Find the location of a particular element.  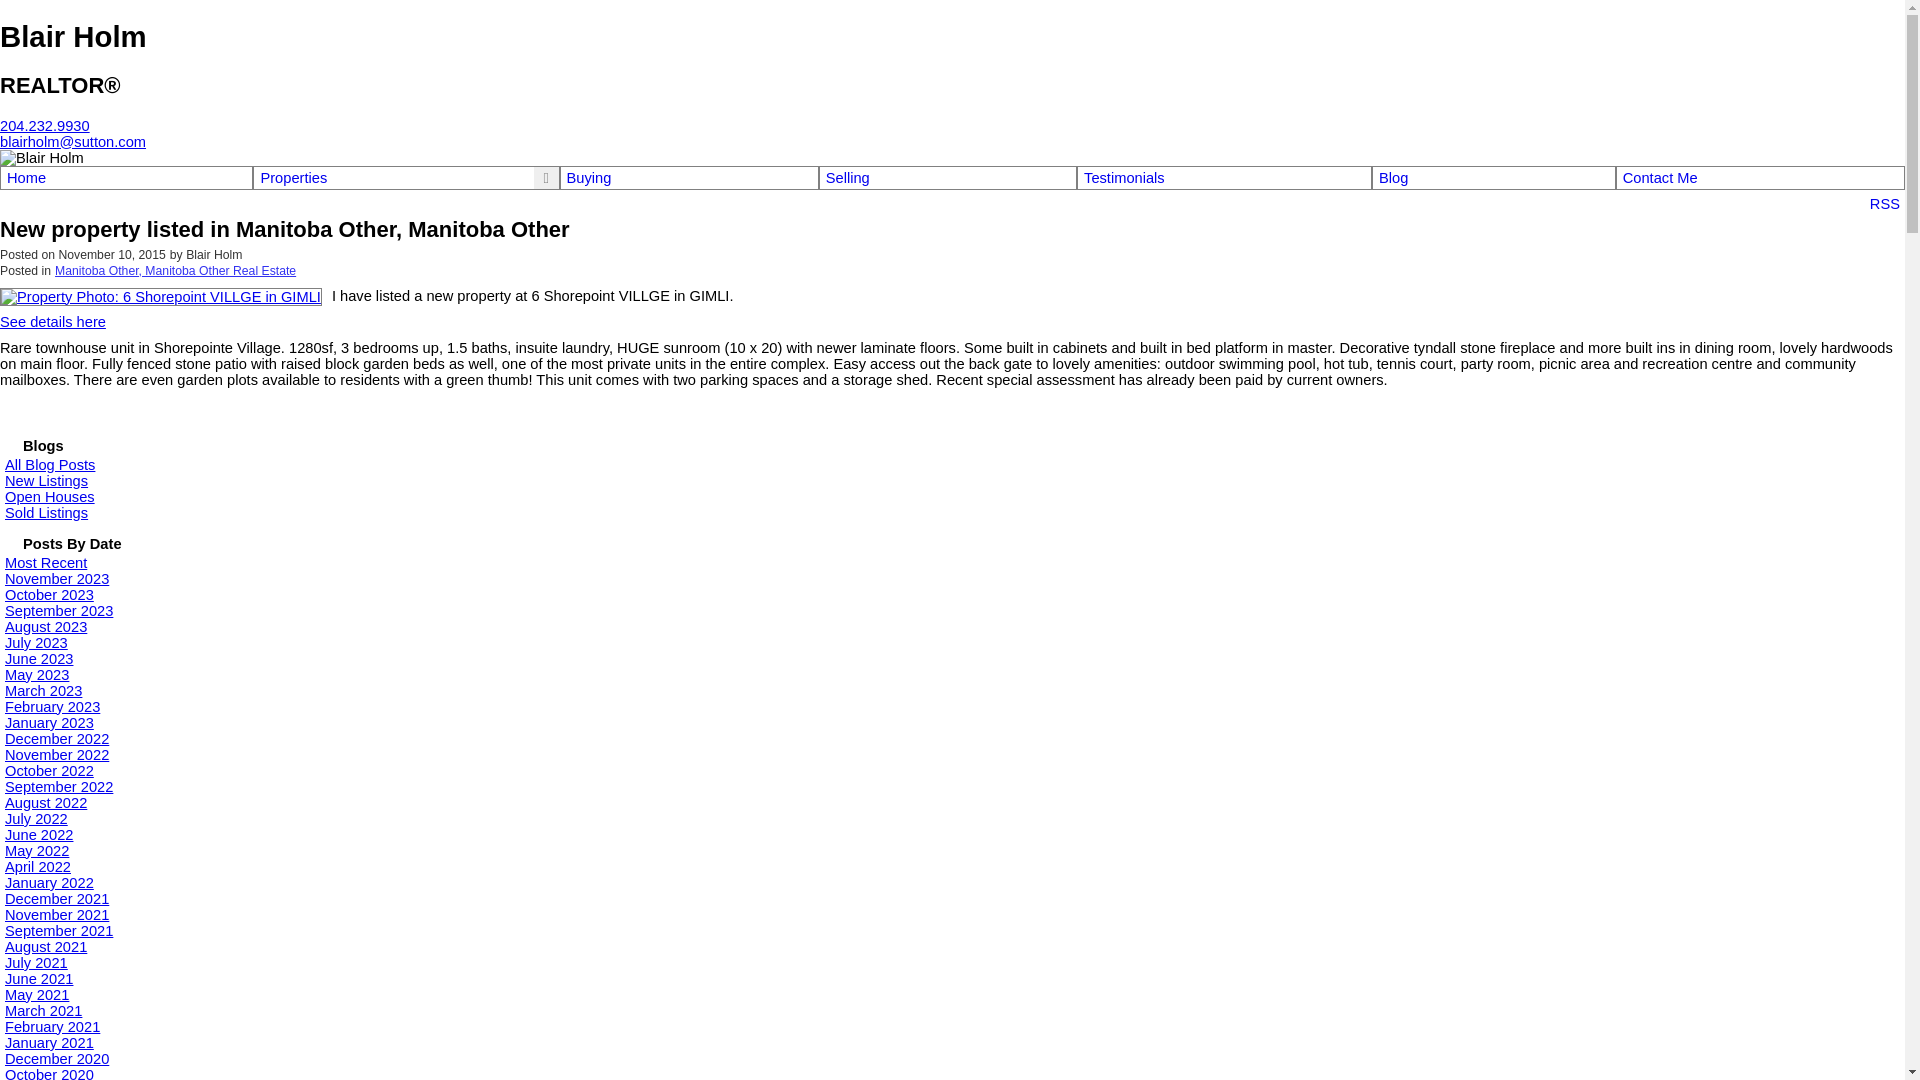

'March 2023' is located at coordinates (43, 689).